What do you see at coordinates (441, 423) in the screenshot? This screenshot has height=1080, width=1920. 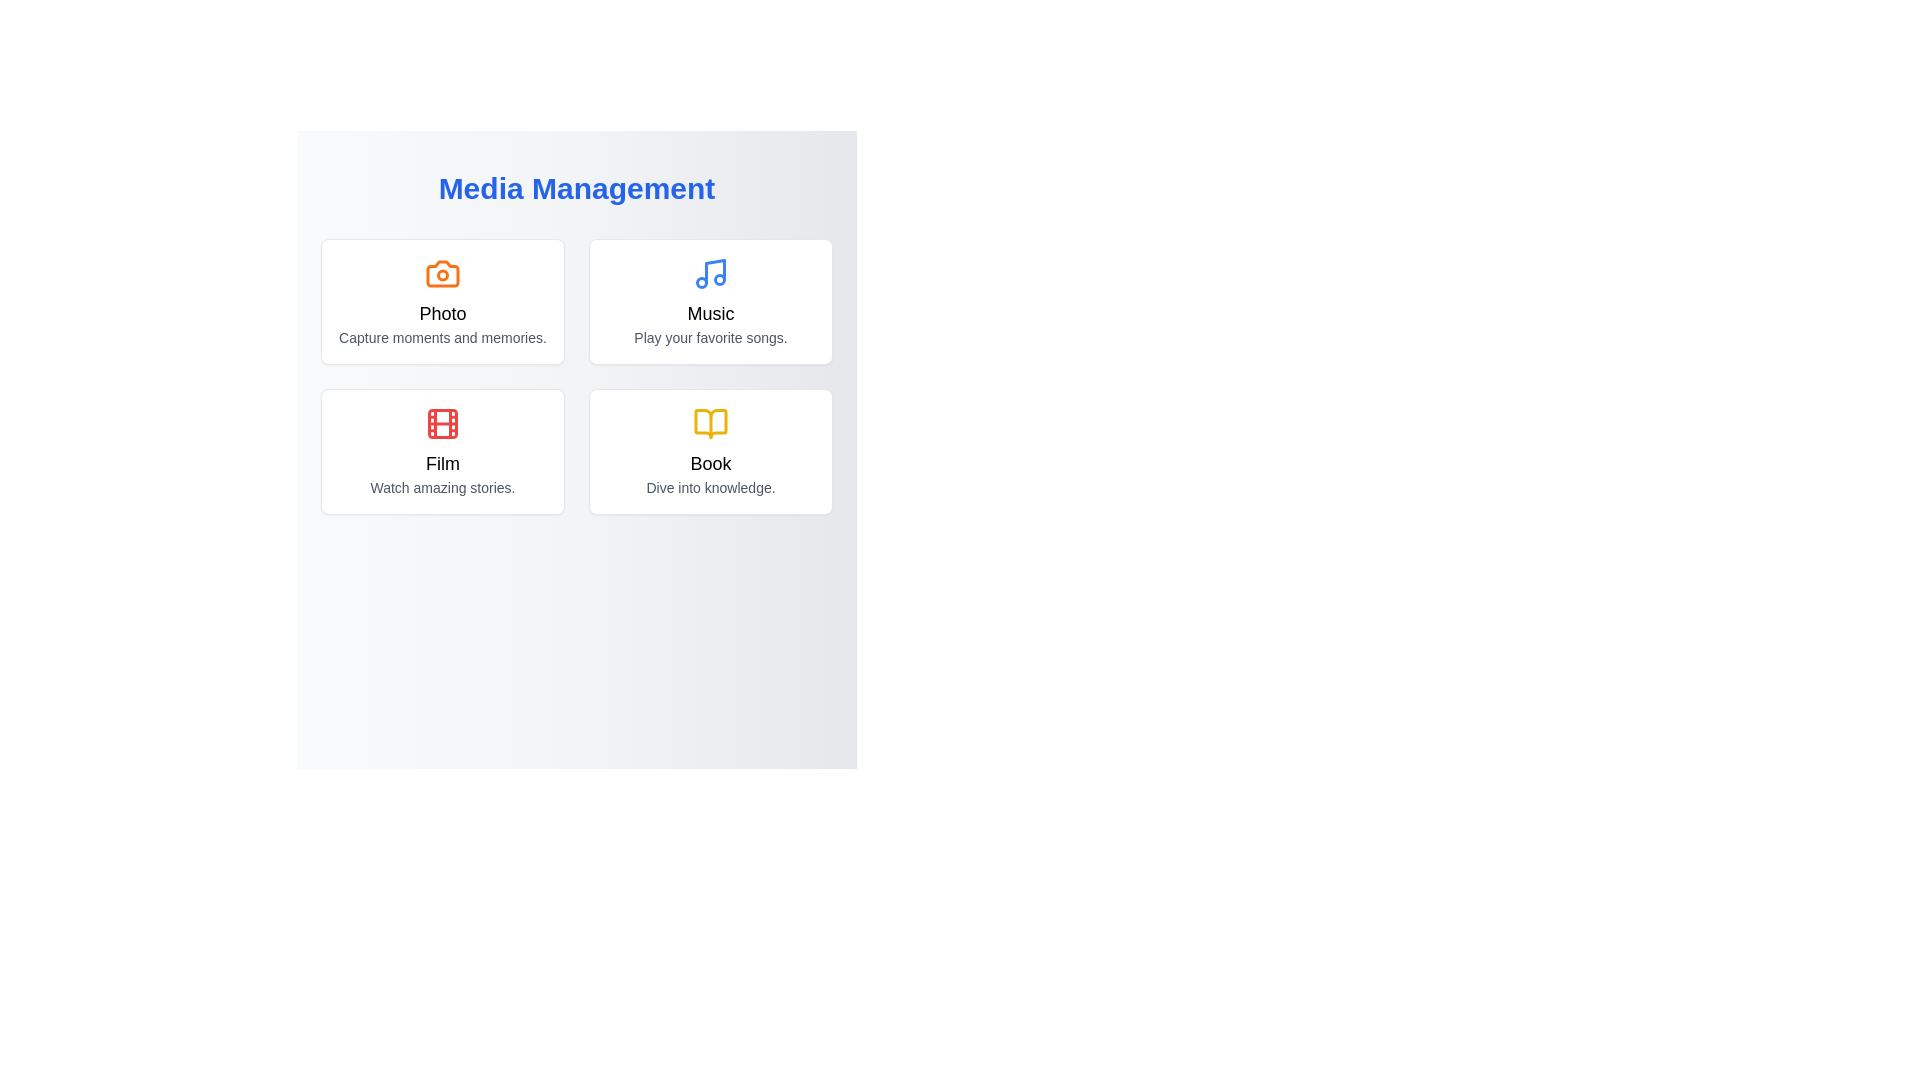 I see `the red rectangle with rounded corners that is part of the film icon in the 'Media Management' section` at bounding box center [441, 423].